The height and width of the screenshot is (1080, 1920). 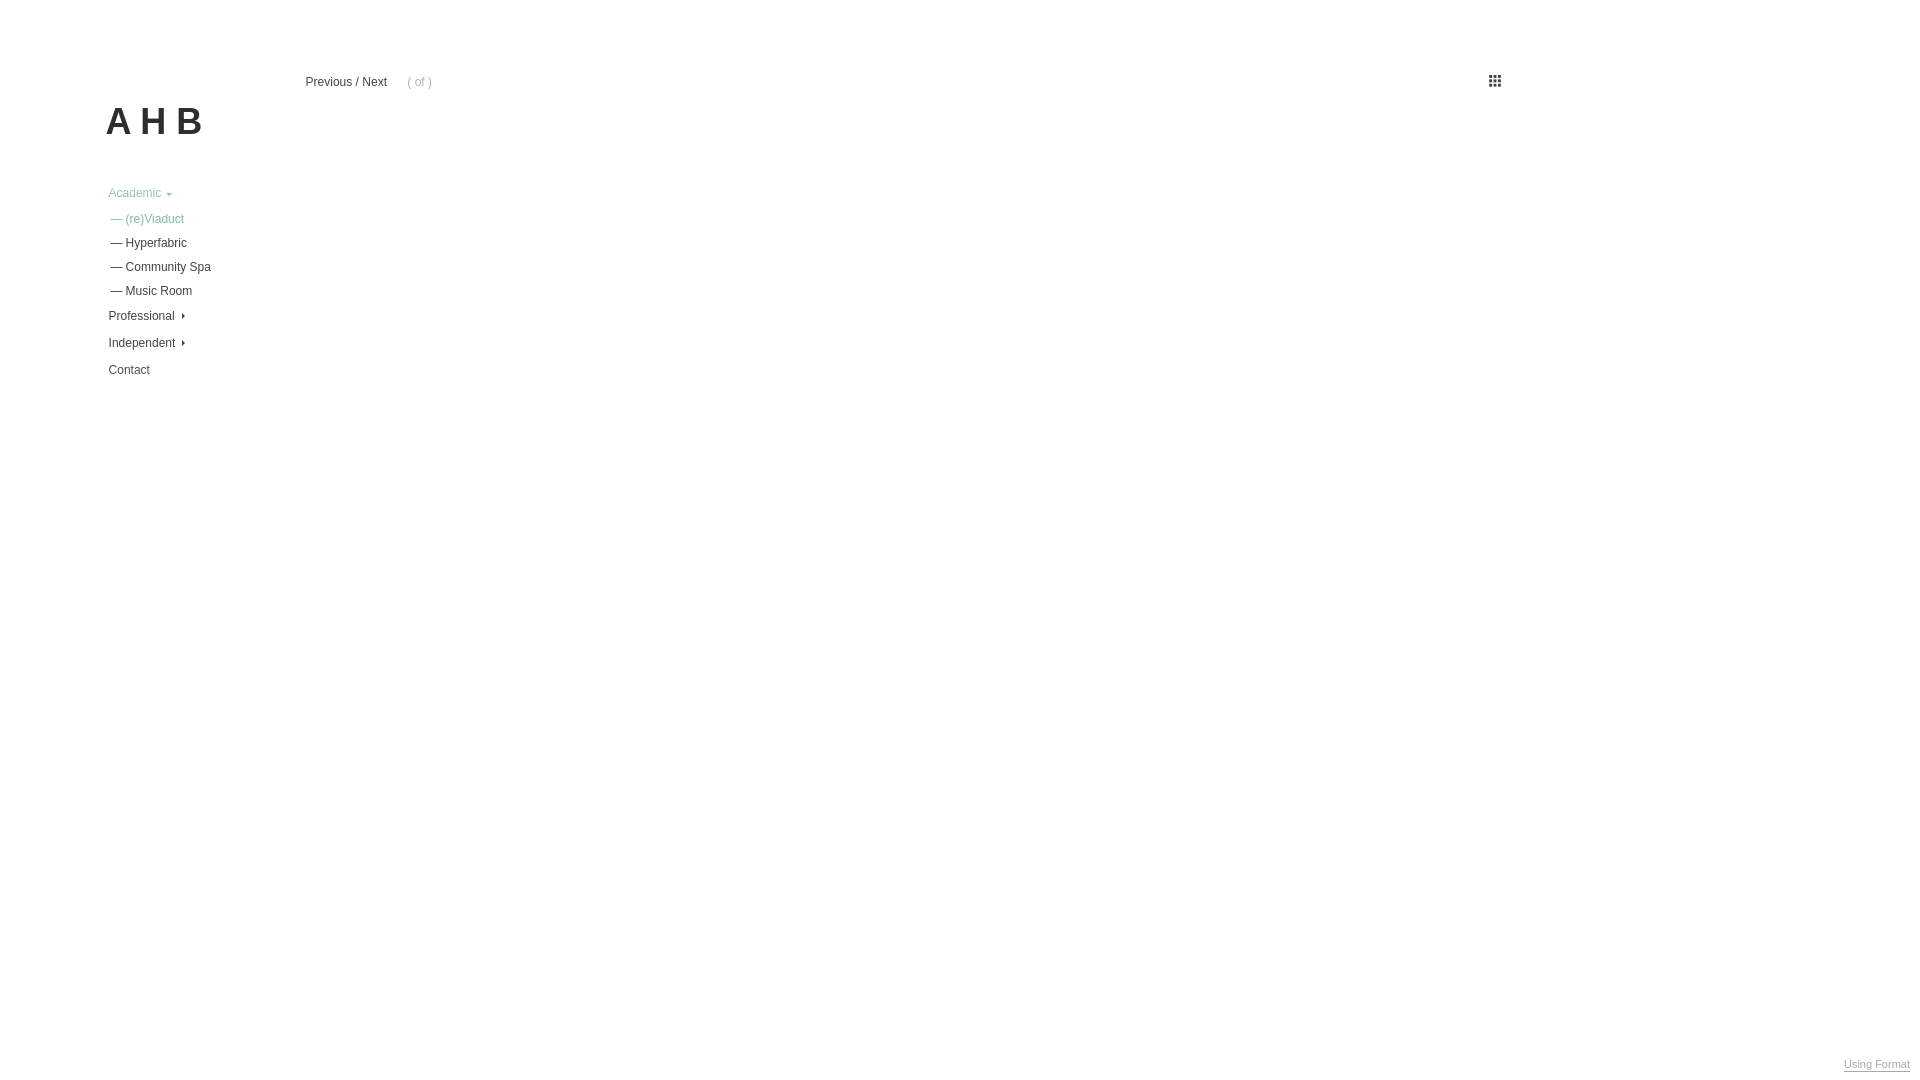 I want to click on 'A H B', so click(x=153, y=121).